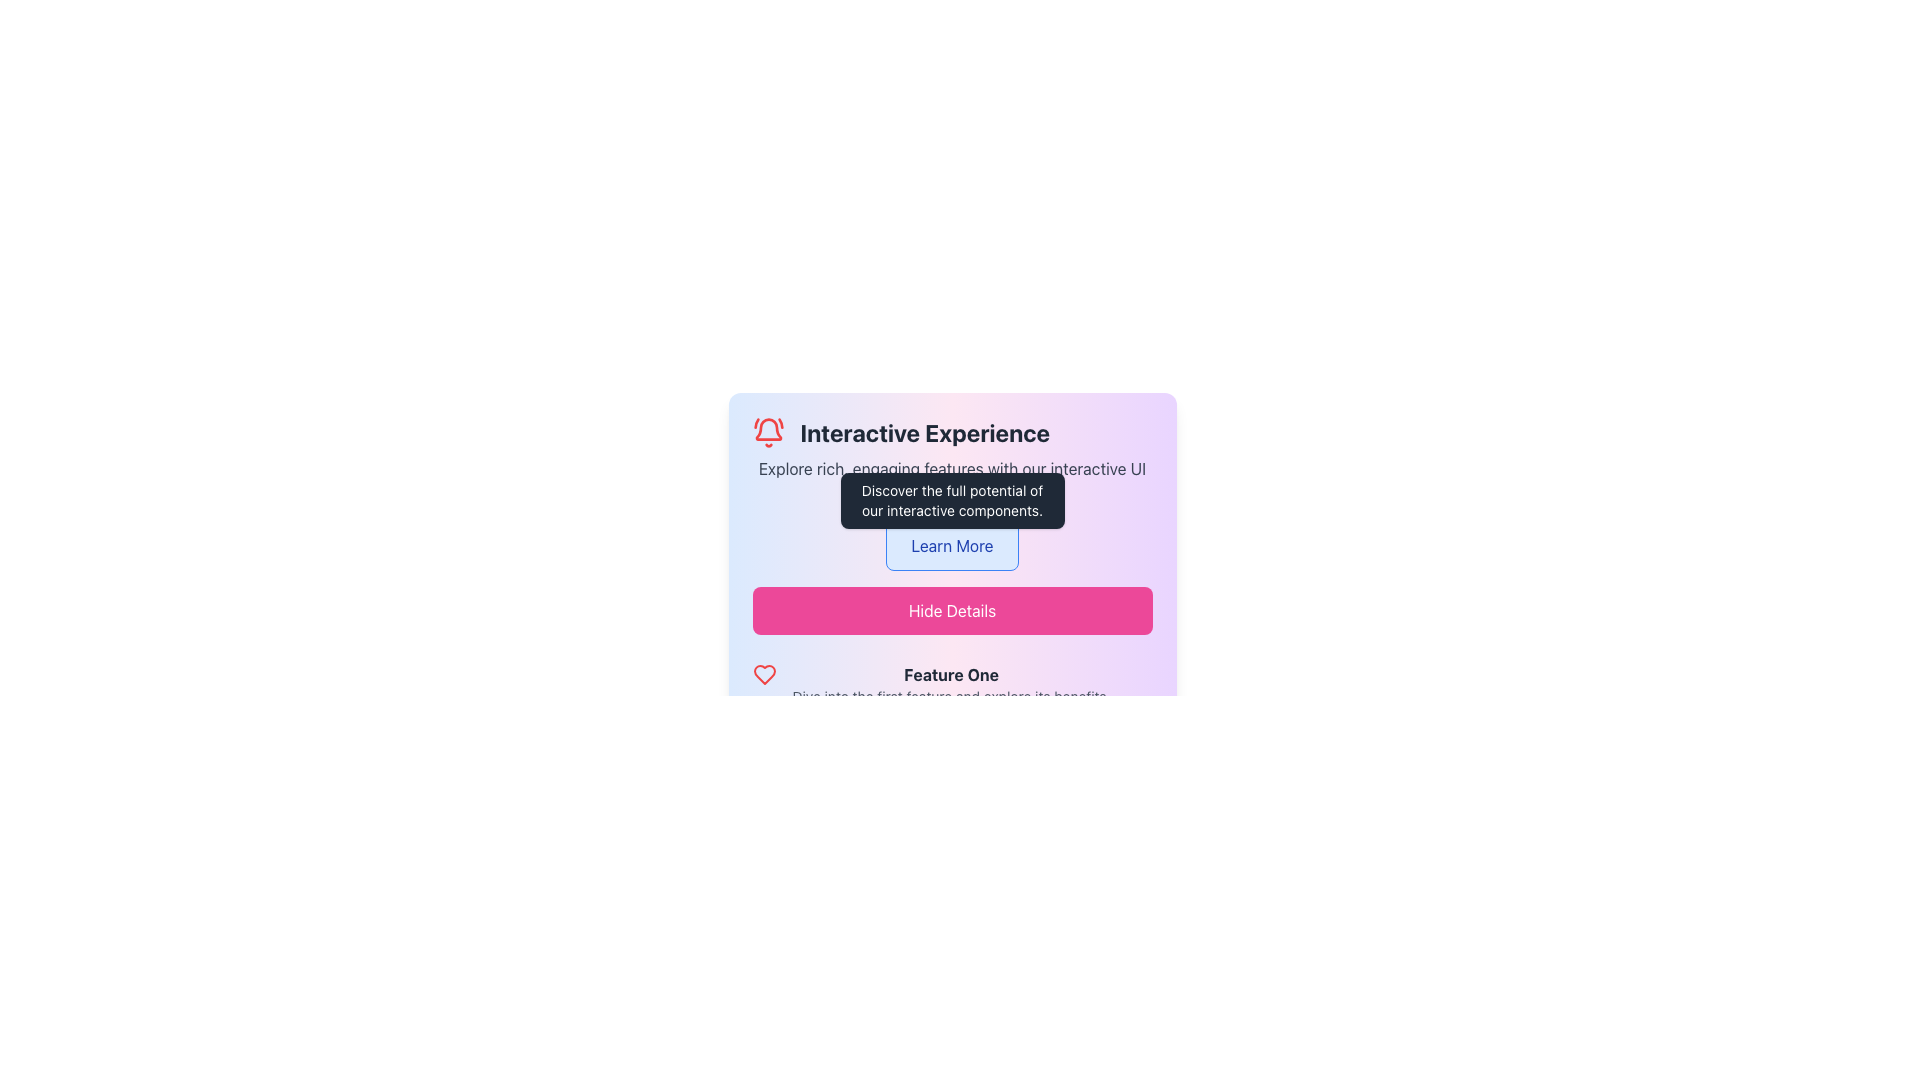 This screenshot has width=1920, height=1080. What do you see at coordinates (950, 675) in the screenshot?
I see `the Text label which serves as a title for the feature description to trigger any associated tooltips` at bounding box center [950, 675].